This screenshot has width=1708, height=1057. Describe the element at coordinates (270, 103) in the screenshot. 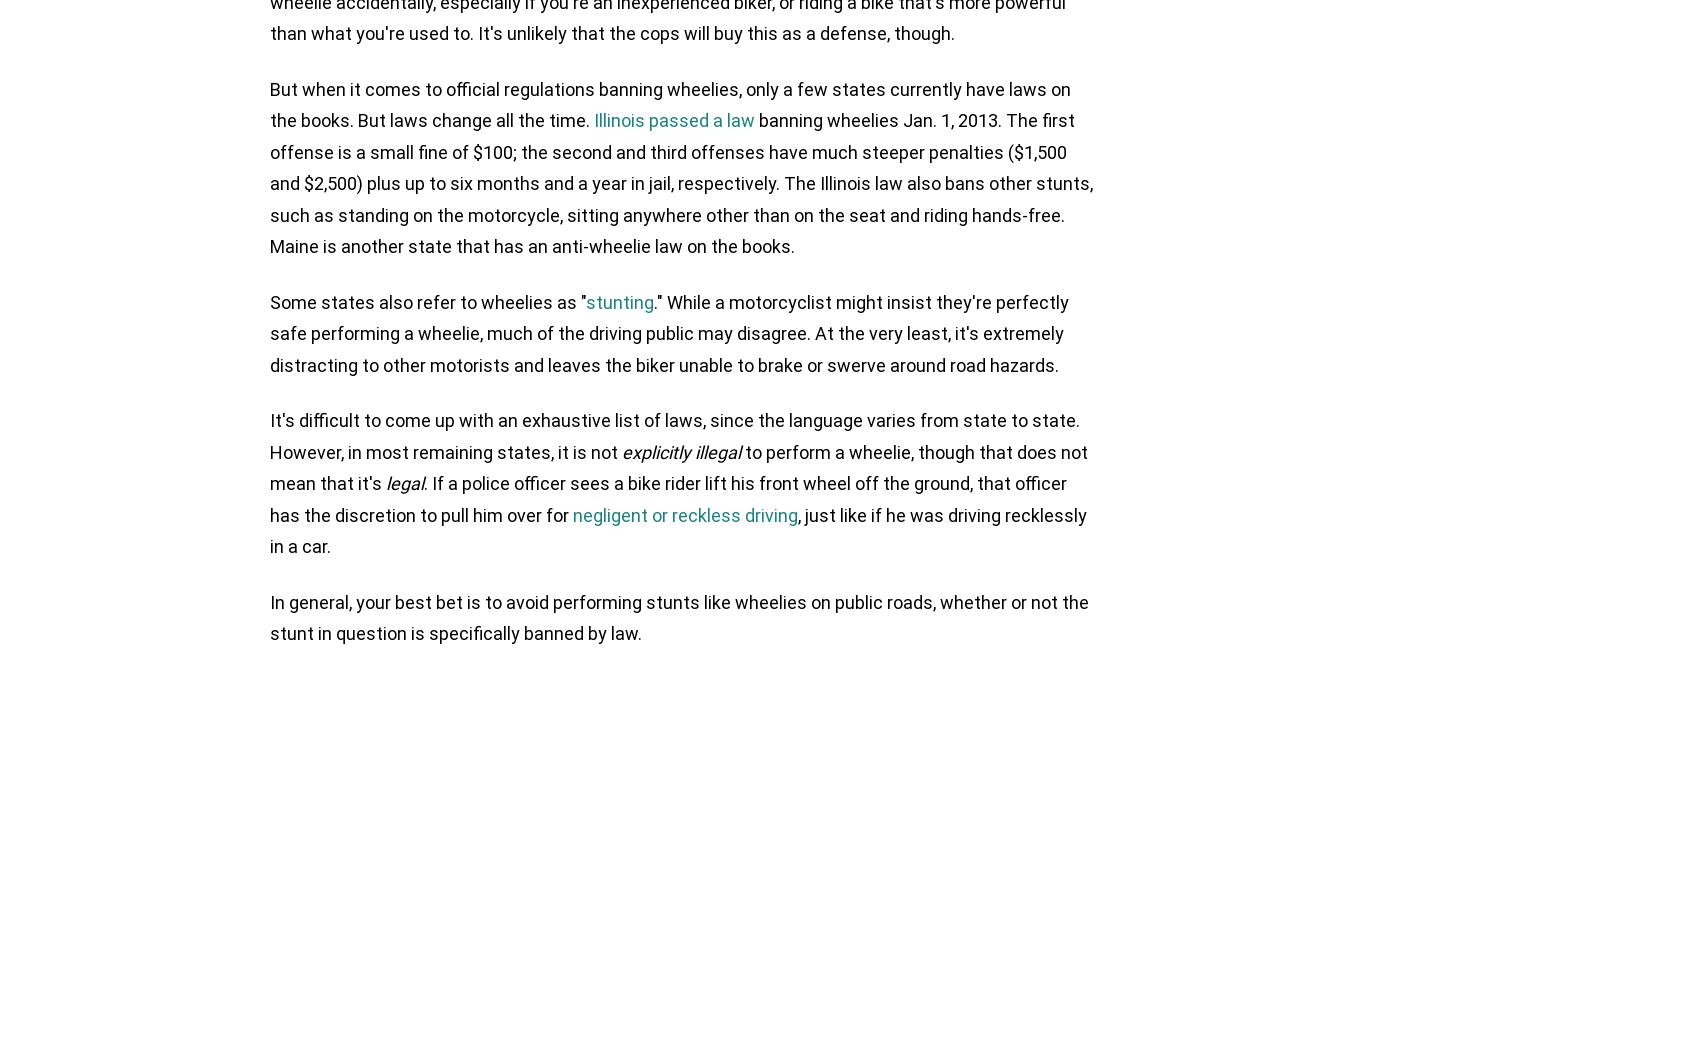

I see `'But when it comes to official regulations banning wheelies, only a few states currently have laws on the books. But laws change all the time.'` at that location.